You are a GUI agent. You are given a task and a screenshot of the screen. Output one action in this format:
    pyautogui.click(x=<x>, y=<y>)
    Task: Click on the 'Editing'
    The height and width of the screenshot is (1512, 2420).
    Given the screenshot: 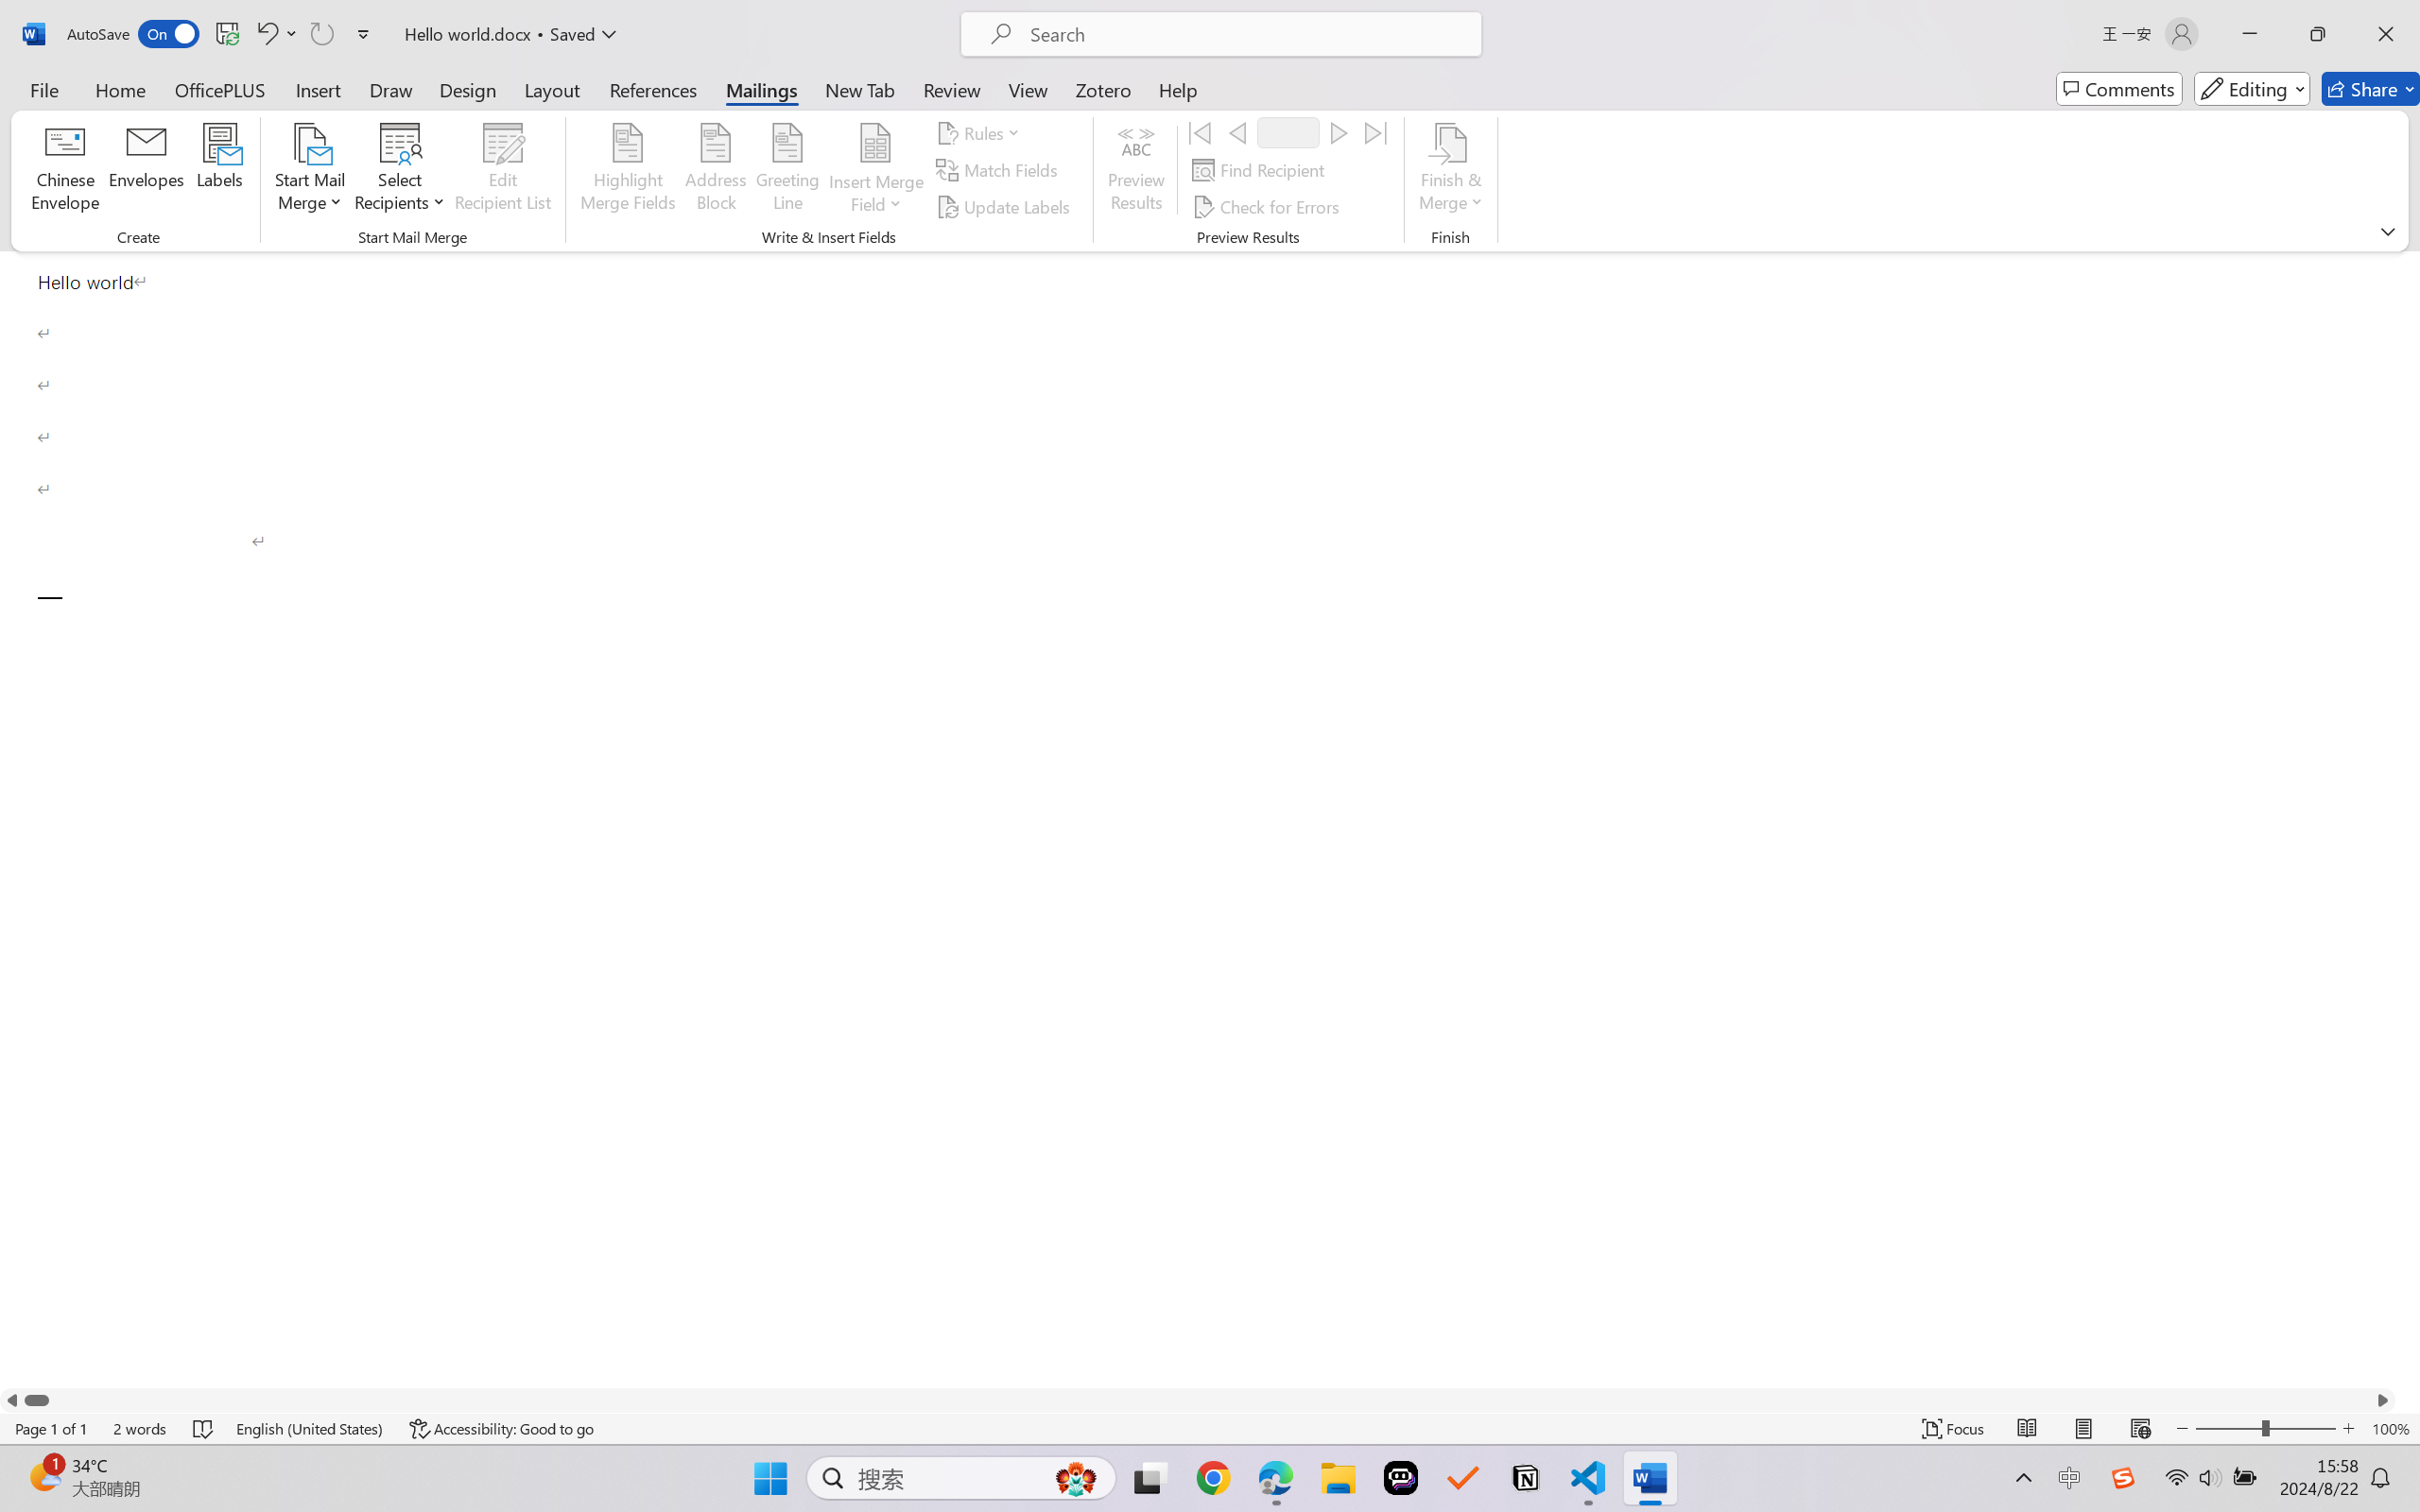 What is the action you would take?
    pyautogui.click(x=2253, y=88)
    